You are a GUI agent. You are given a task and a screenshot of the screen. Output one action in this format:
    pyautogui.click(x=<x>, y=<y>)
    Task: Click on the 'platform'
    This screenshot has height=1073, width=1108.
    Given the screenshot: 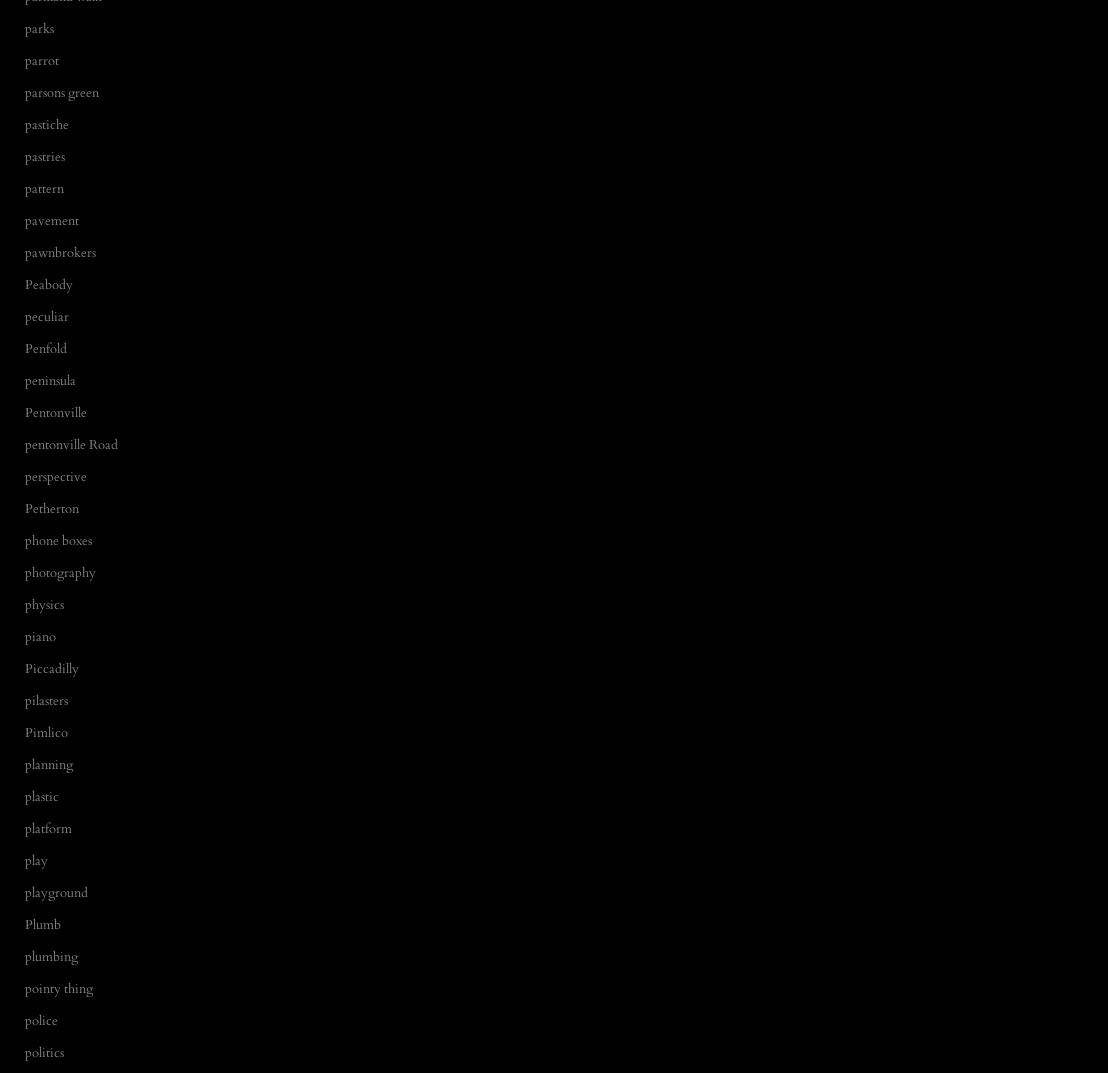 What is the action you would take?
    pyautogui.click(x=47, y=828)
    